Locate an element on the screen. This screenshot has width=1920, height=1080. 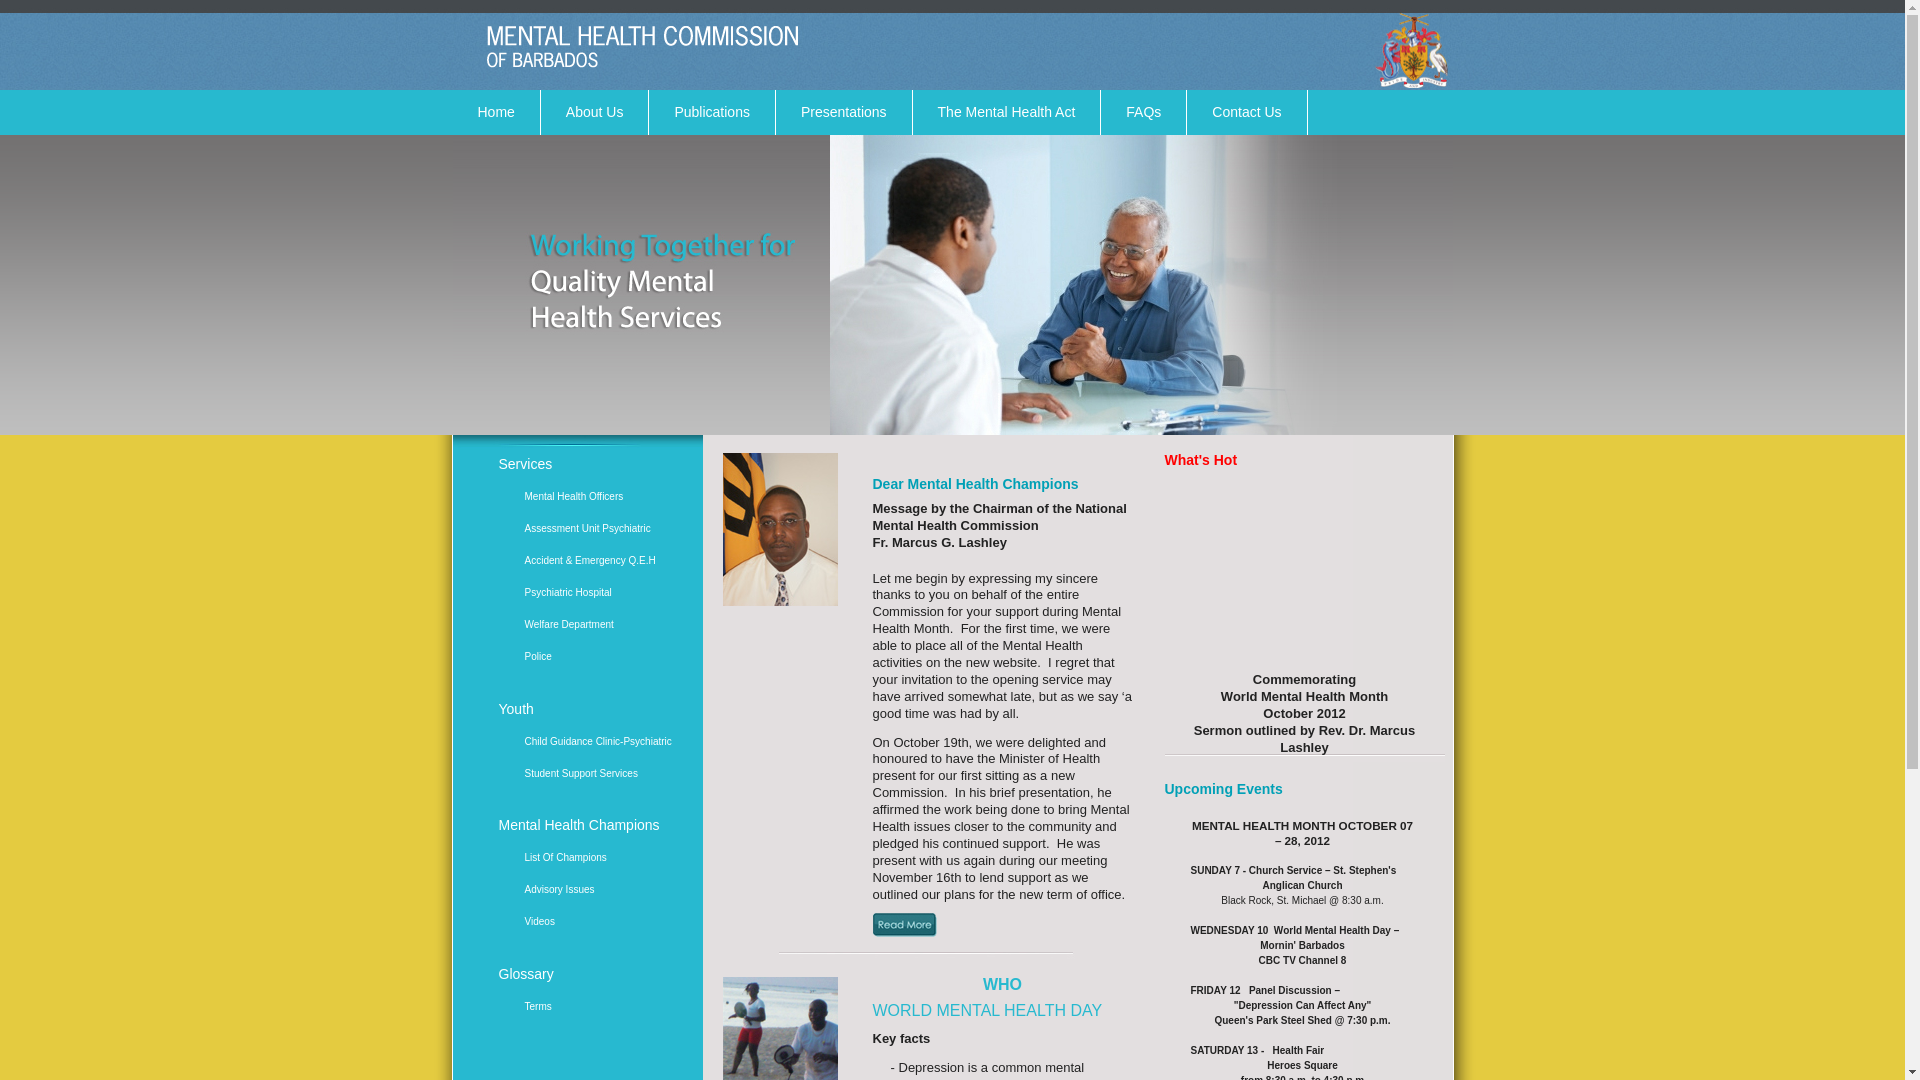
'Home' is located at coordinates (495, 112).